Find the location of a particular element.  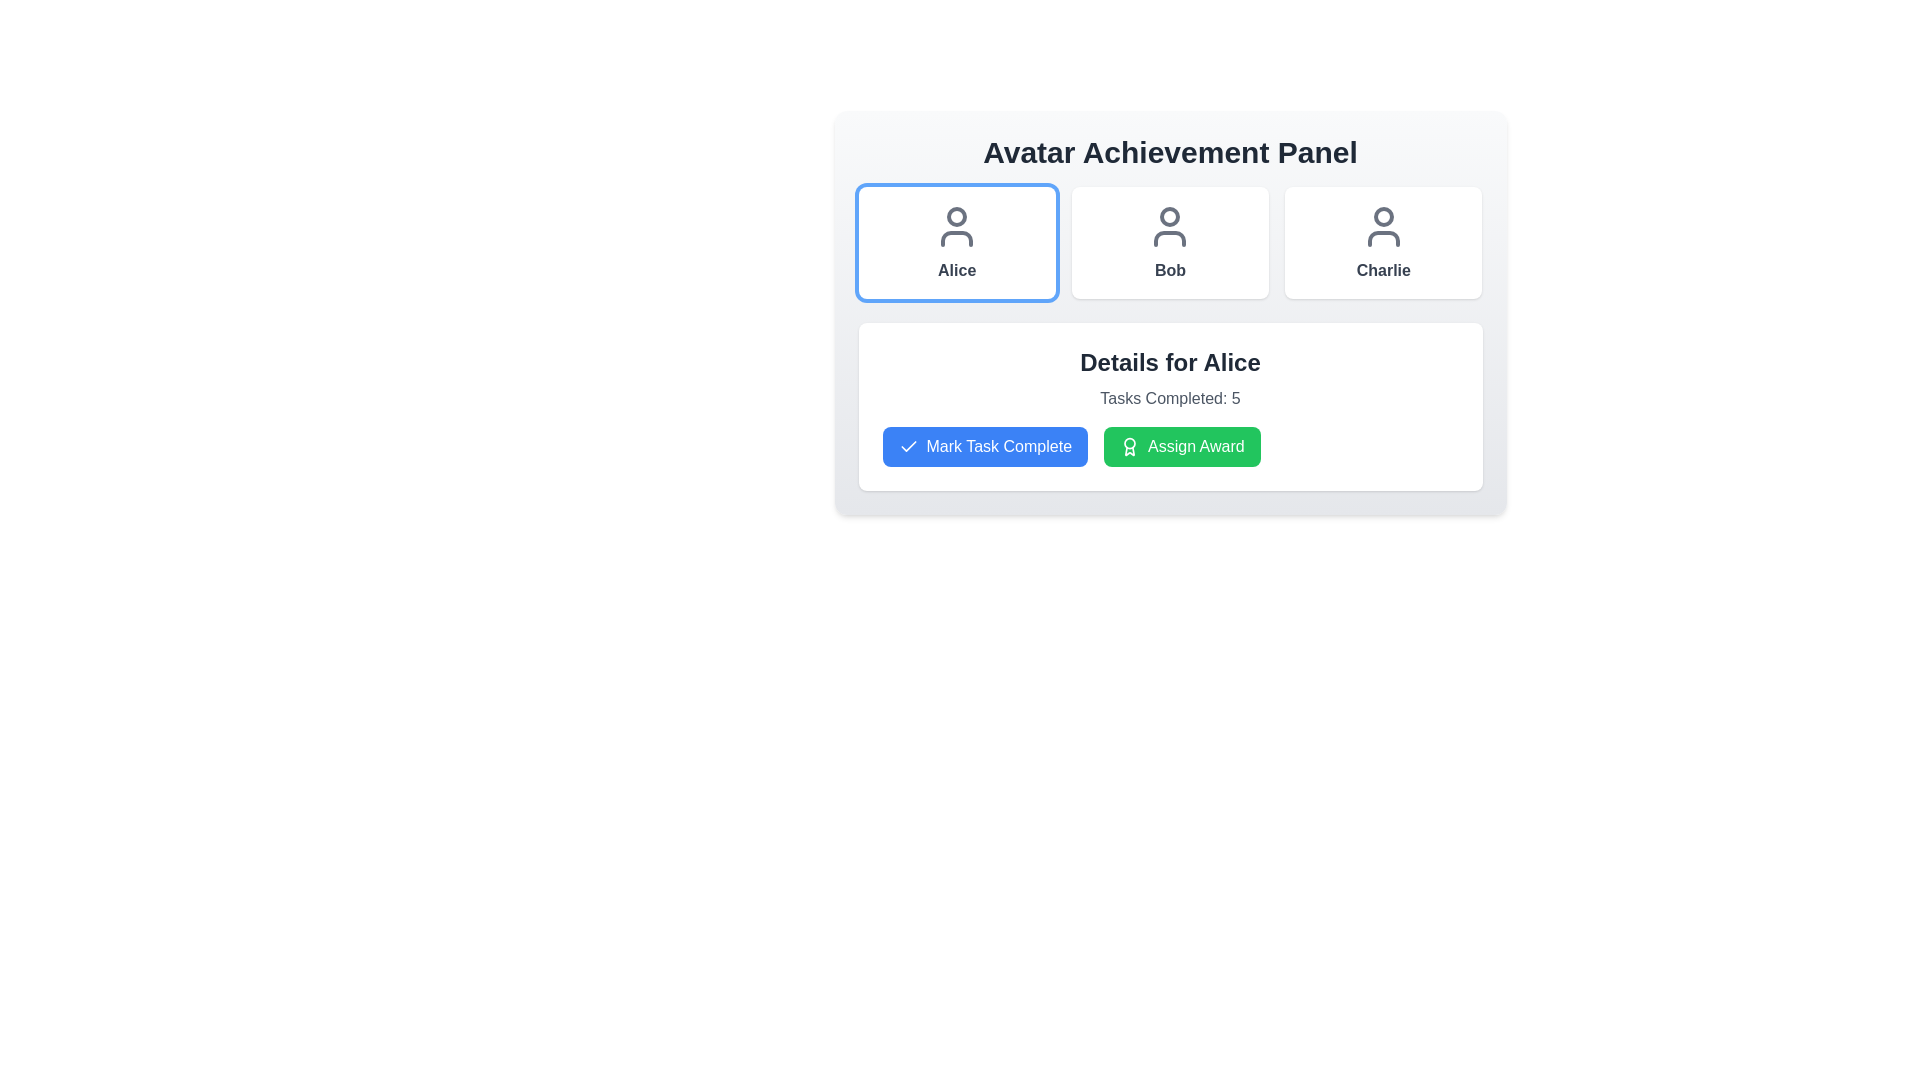

the text label identifying 'Charlie' located at the top-right corner of the white rounded rectangular card in the card layout interface is located at coordinates (1382, 270).